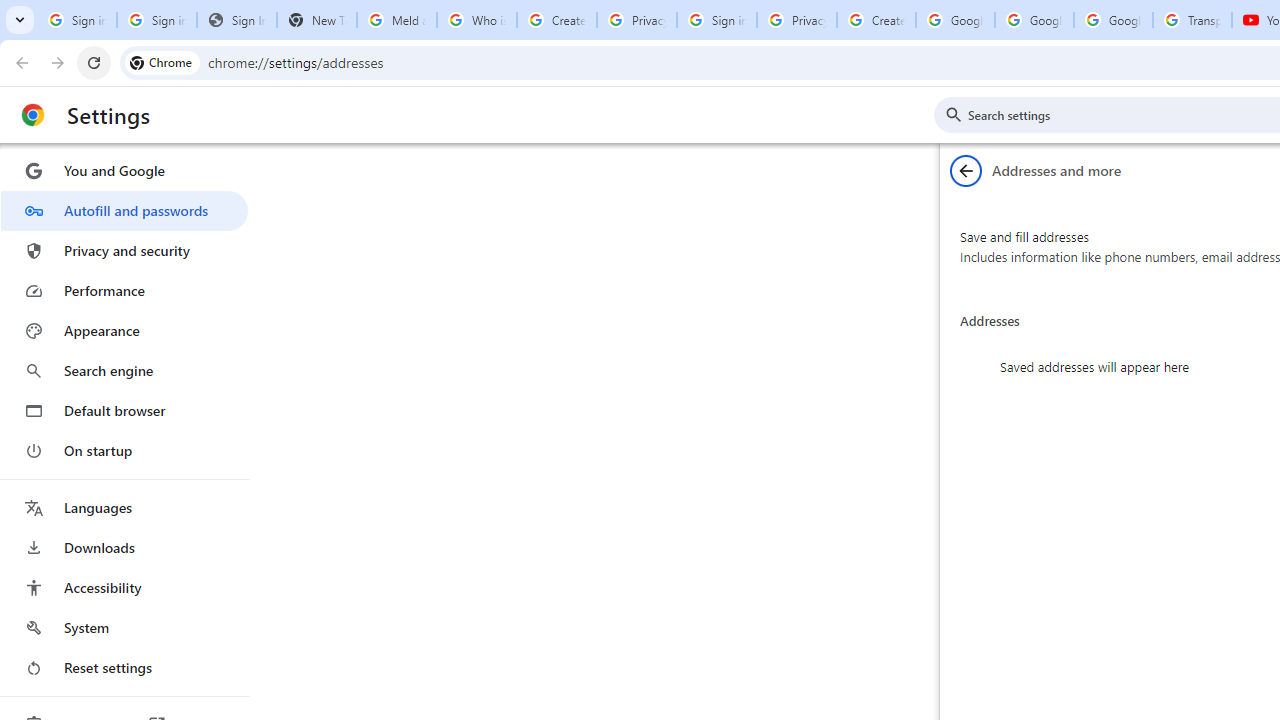 The image size is (1280, 720). What do you see at coordinates (123, 371) in the screenshot?
I see `'Search engine'` at bounding box center [123, 371].